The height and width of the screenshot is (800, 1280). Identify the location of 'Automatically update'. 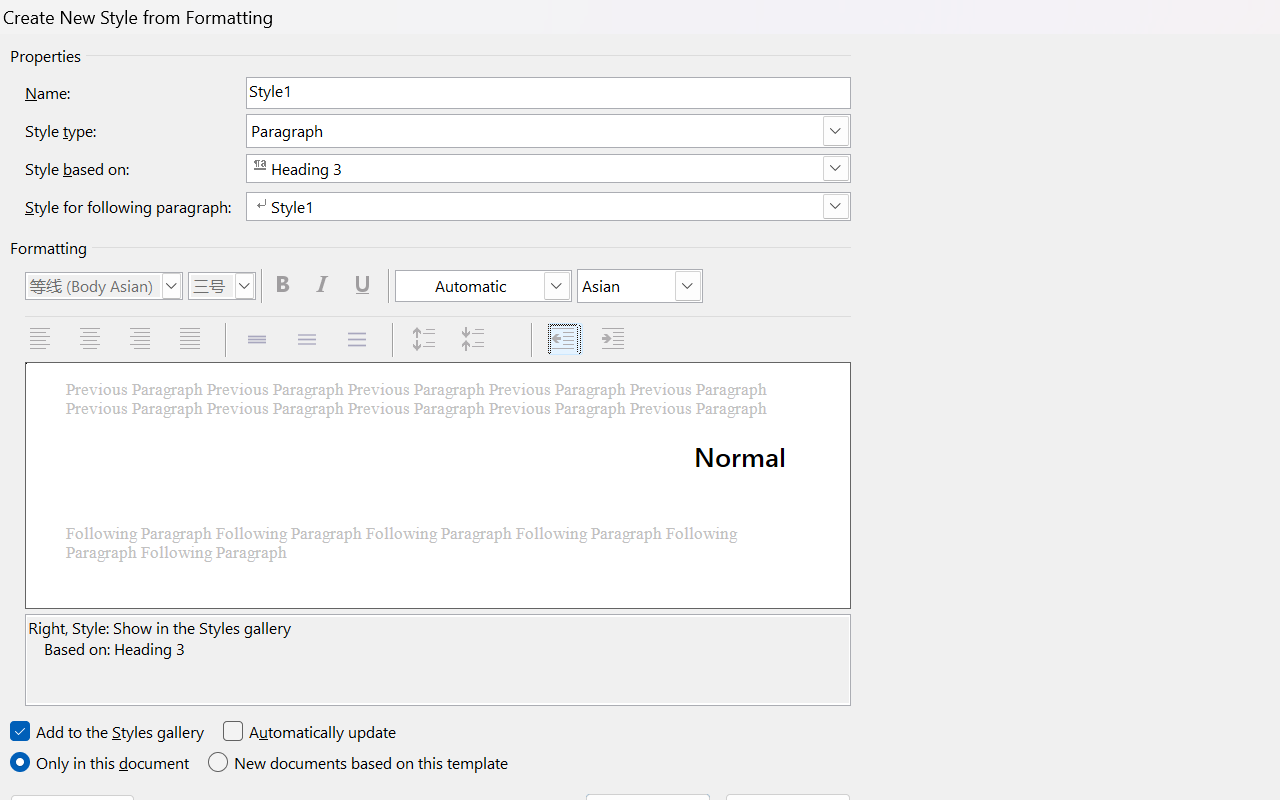
(310, 731).